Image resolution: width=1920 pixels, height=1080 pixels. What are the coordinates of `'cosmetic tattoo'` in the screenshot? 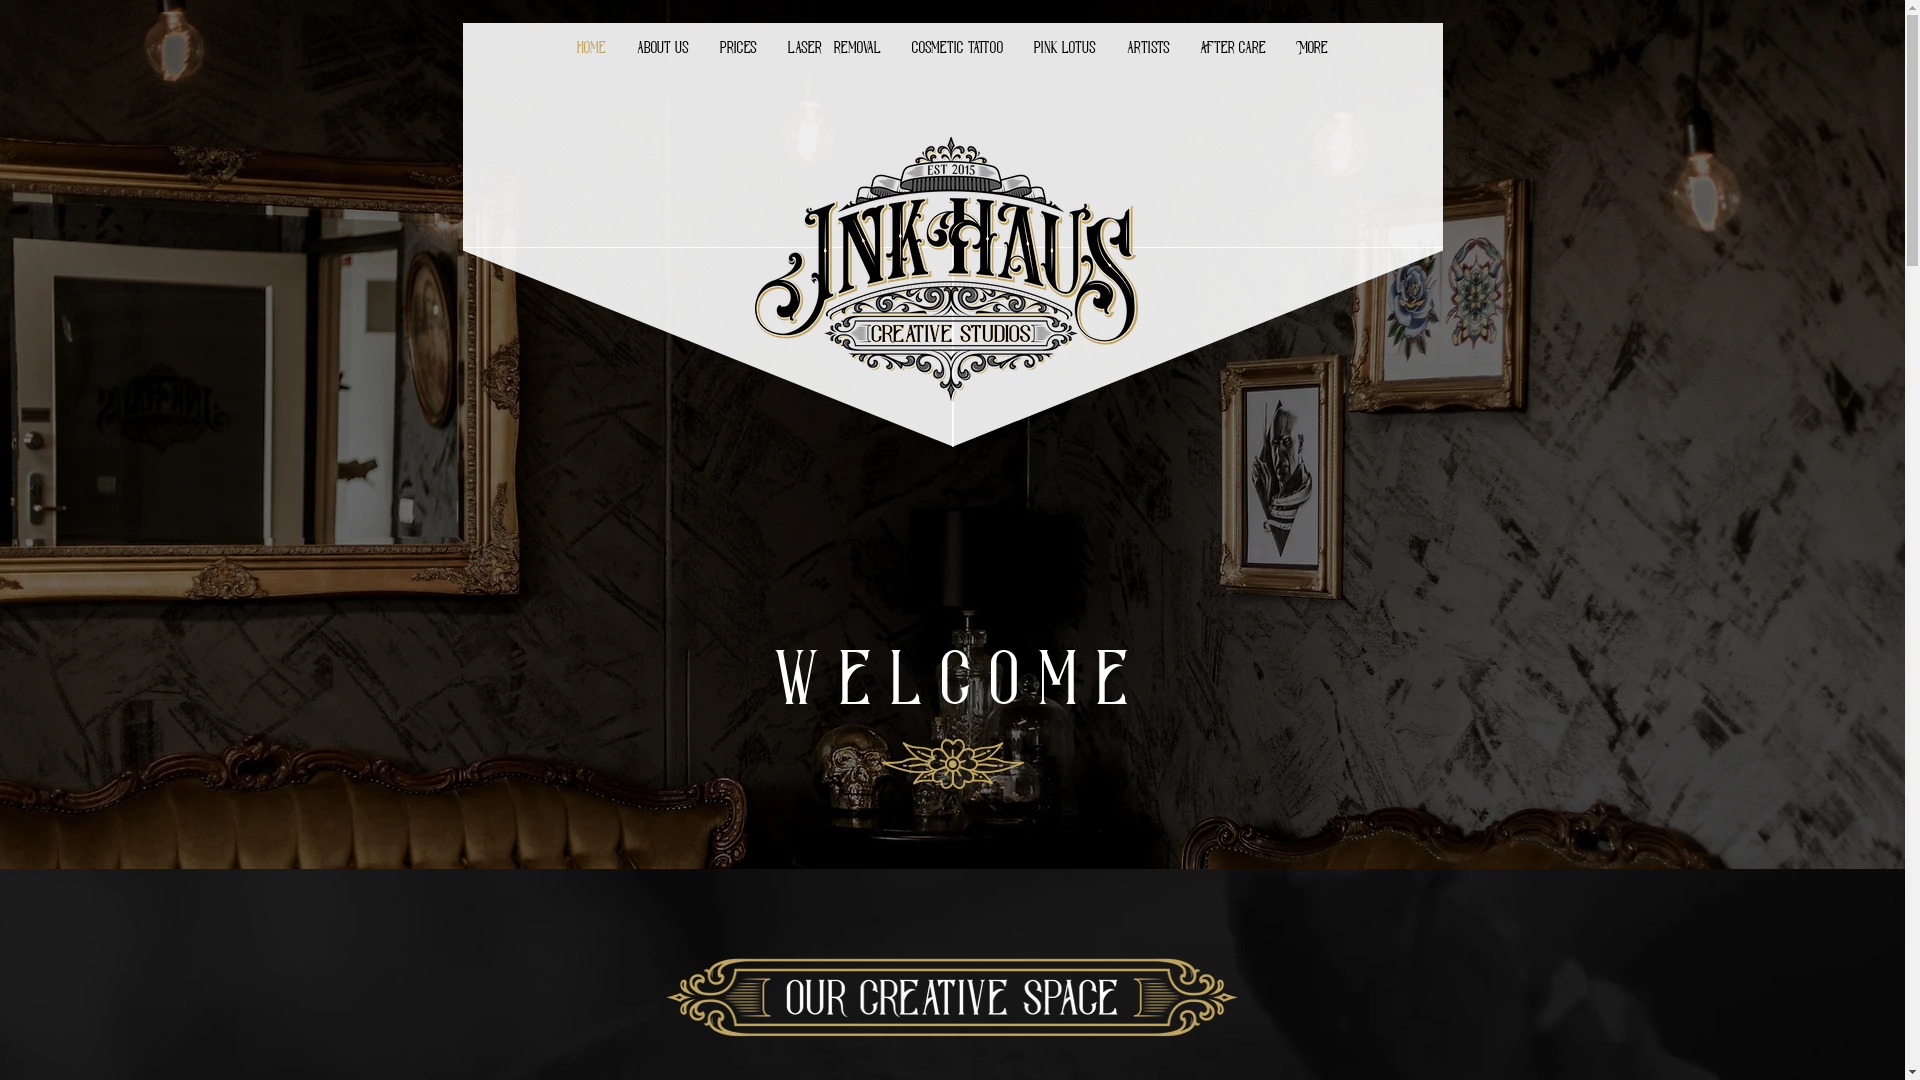 It's located at (955, 46).